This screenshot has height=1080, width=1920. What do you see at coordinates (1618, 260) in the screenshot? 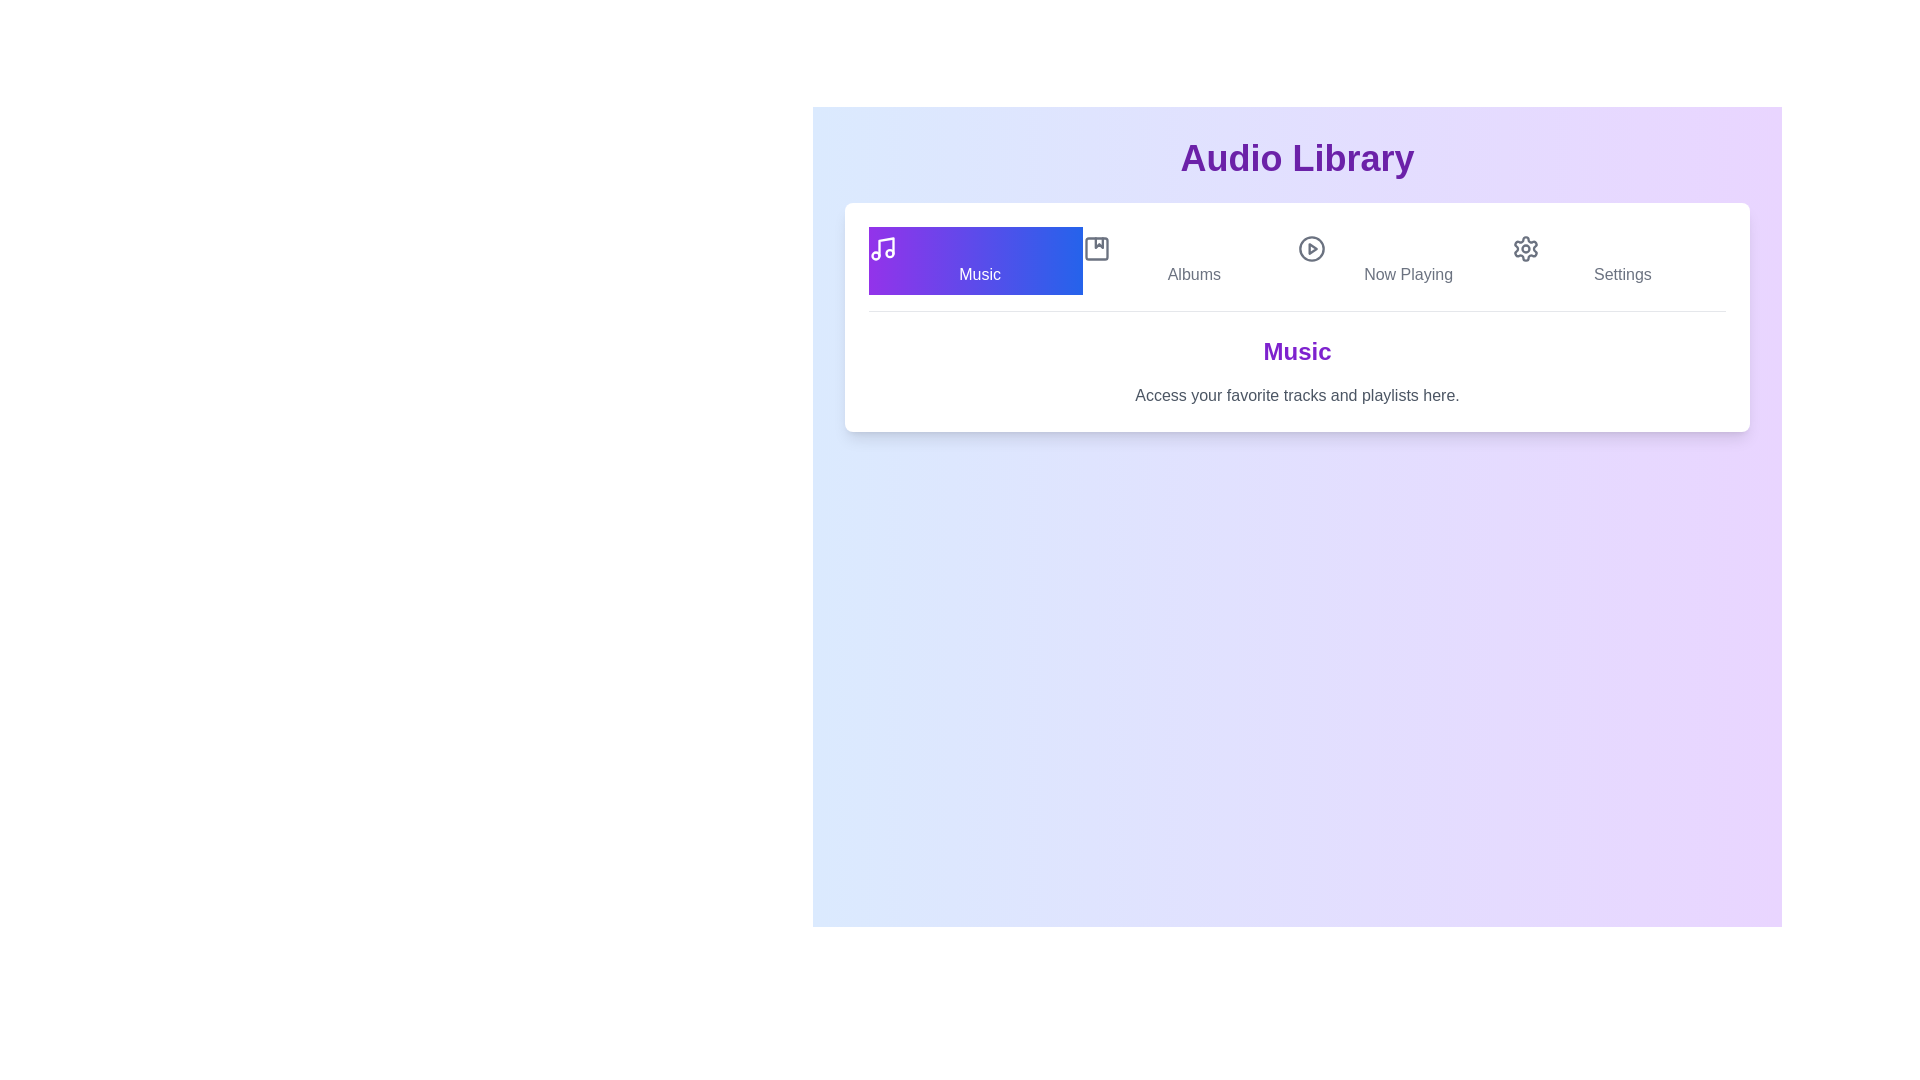
I see `the navigation button that leads to the settings page, which is the last item in a horizontally aligned list of buttons` at bounding box center [1618, 260].